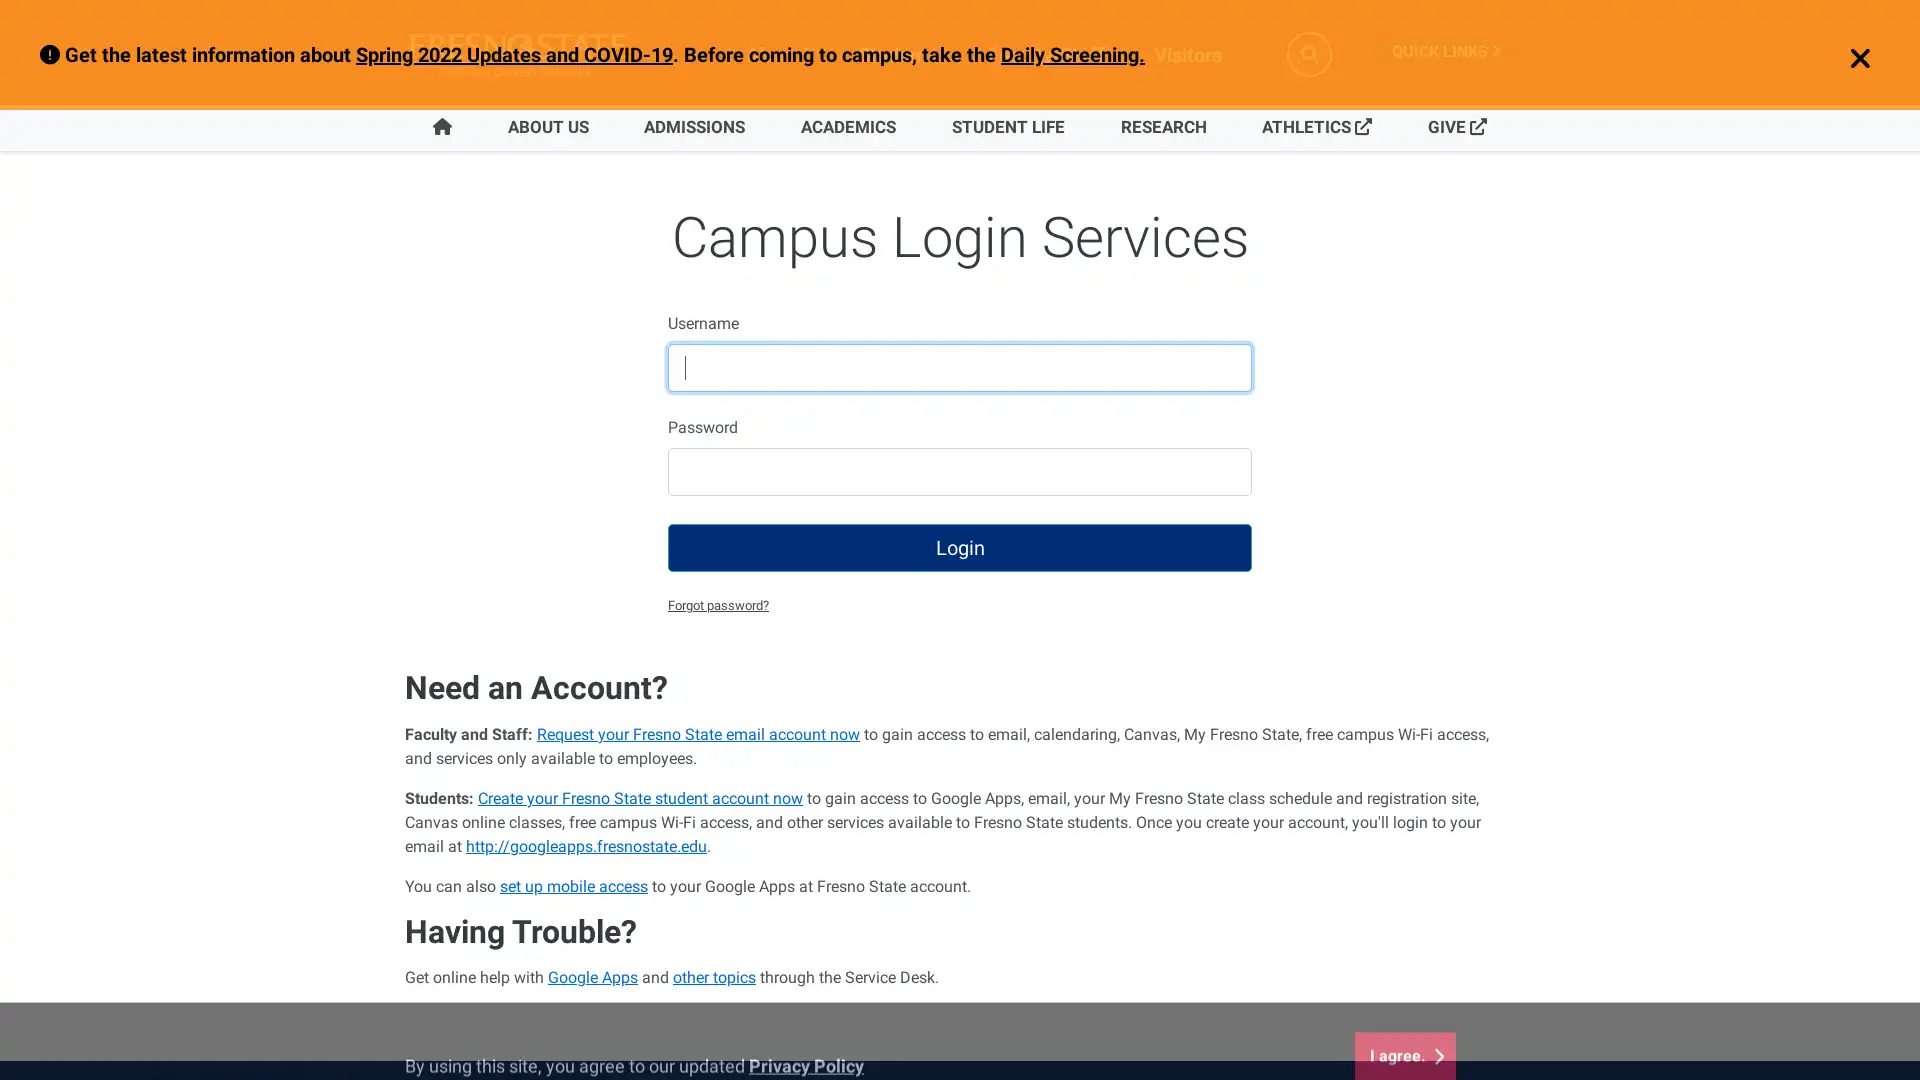 This screenshot has height=1080, width=1920. I want to click on learn more about cookies, so click(806, 1016).